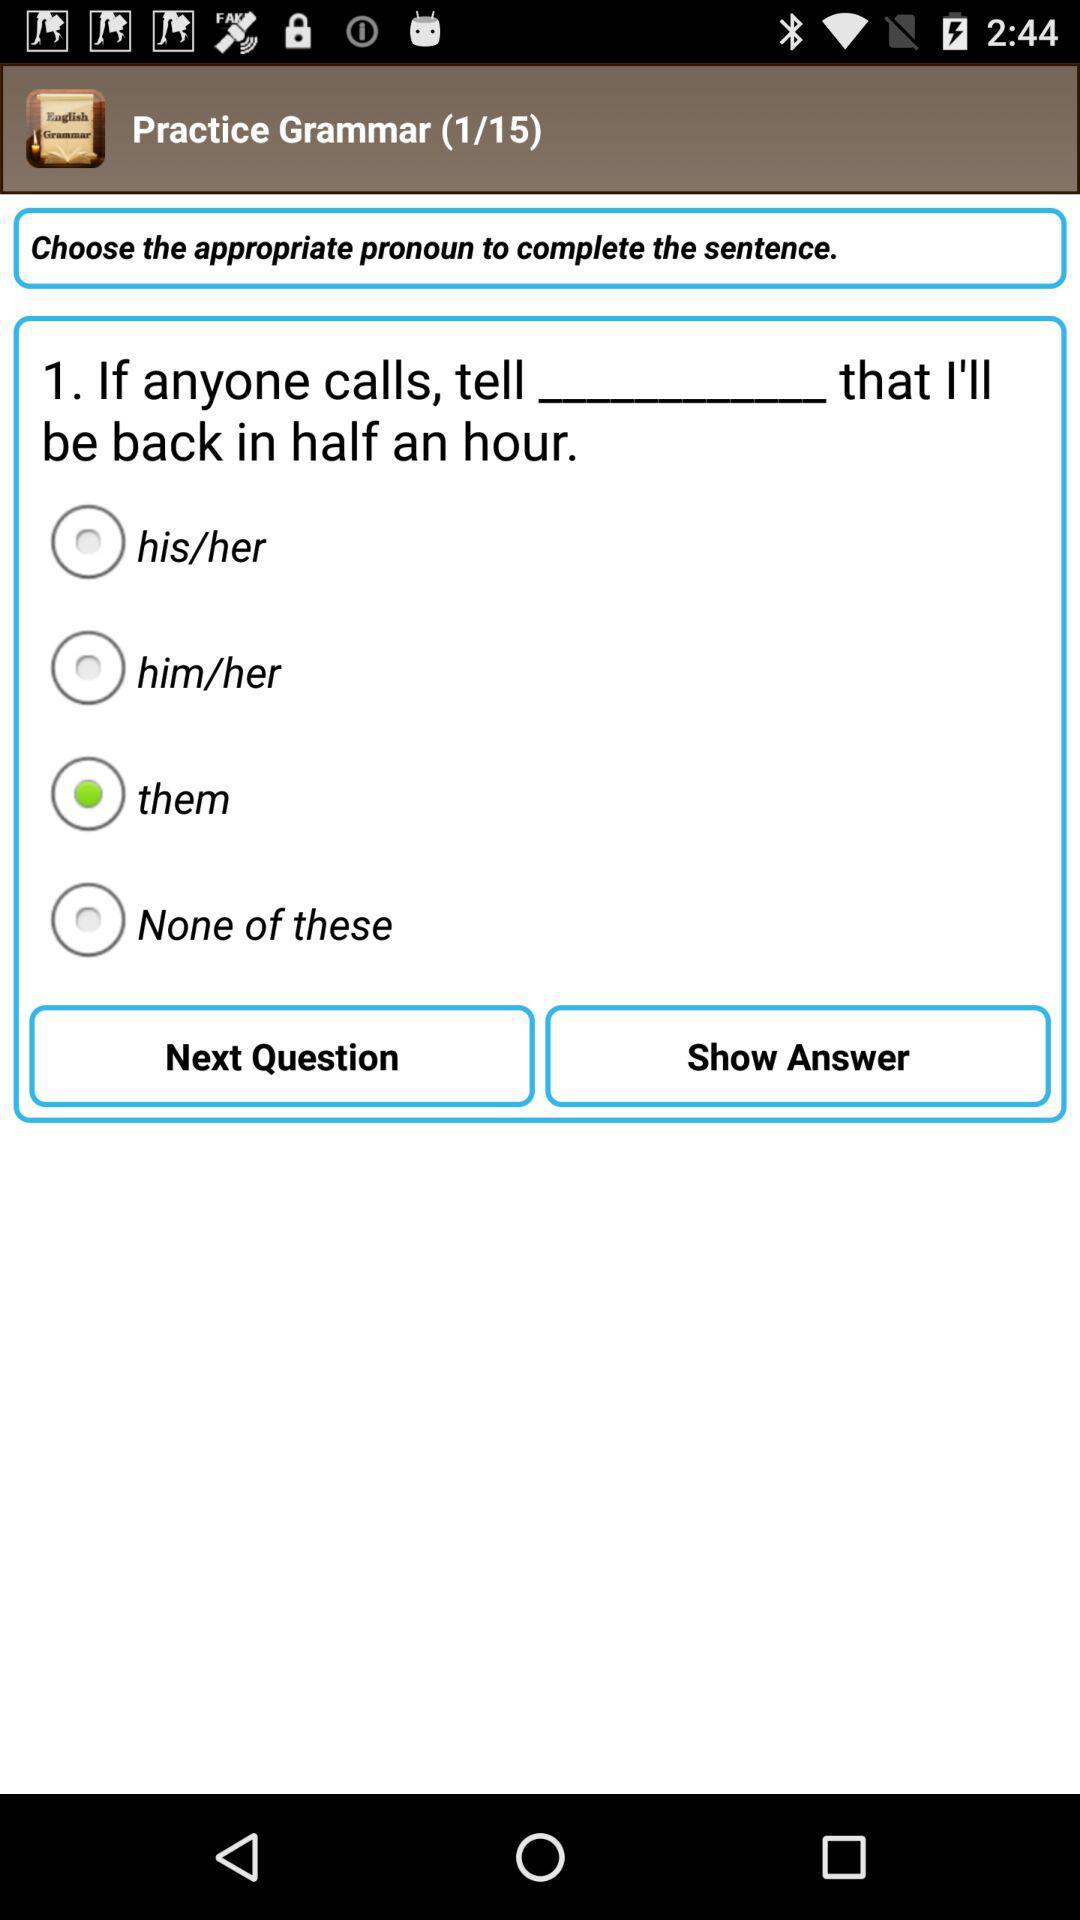 This screenshot has width=1080, height=1920. What do you see at coordinates (134, 796) in the screenshot?
I see `the them item` at bounding box center [134, 796].